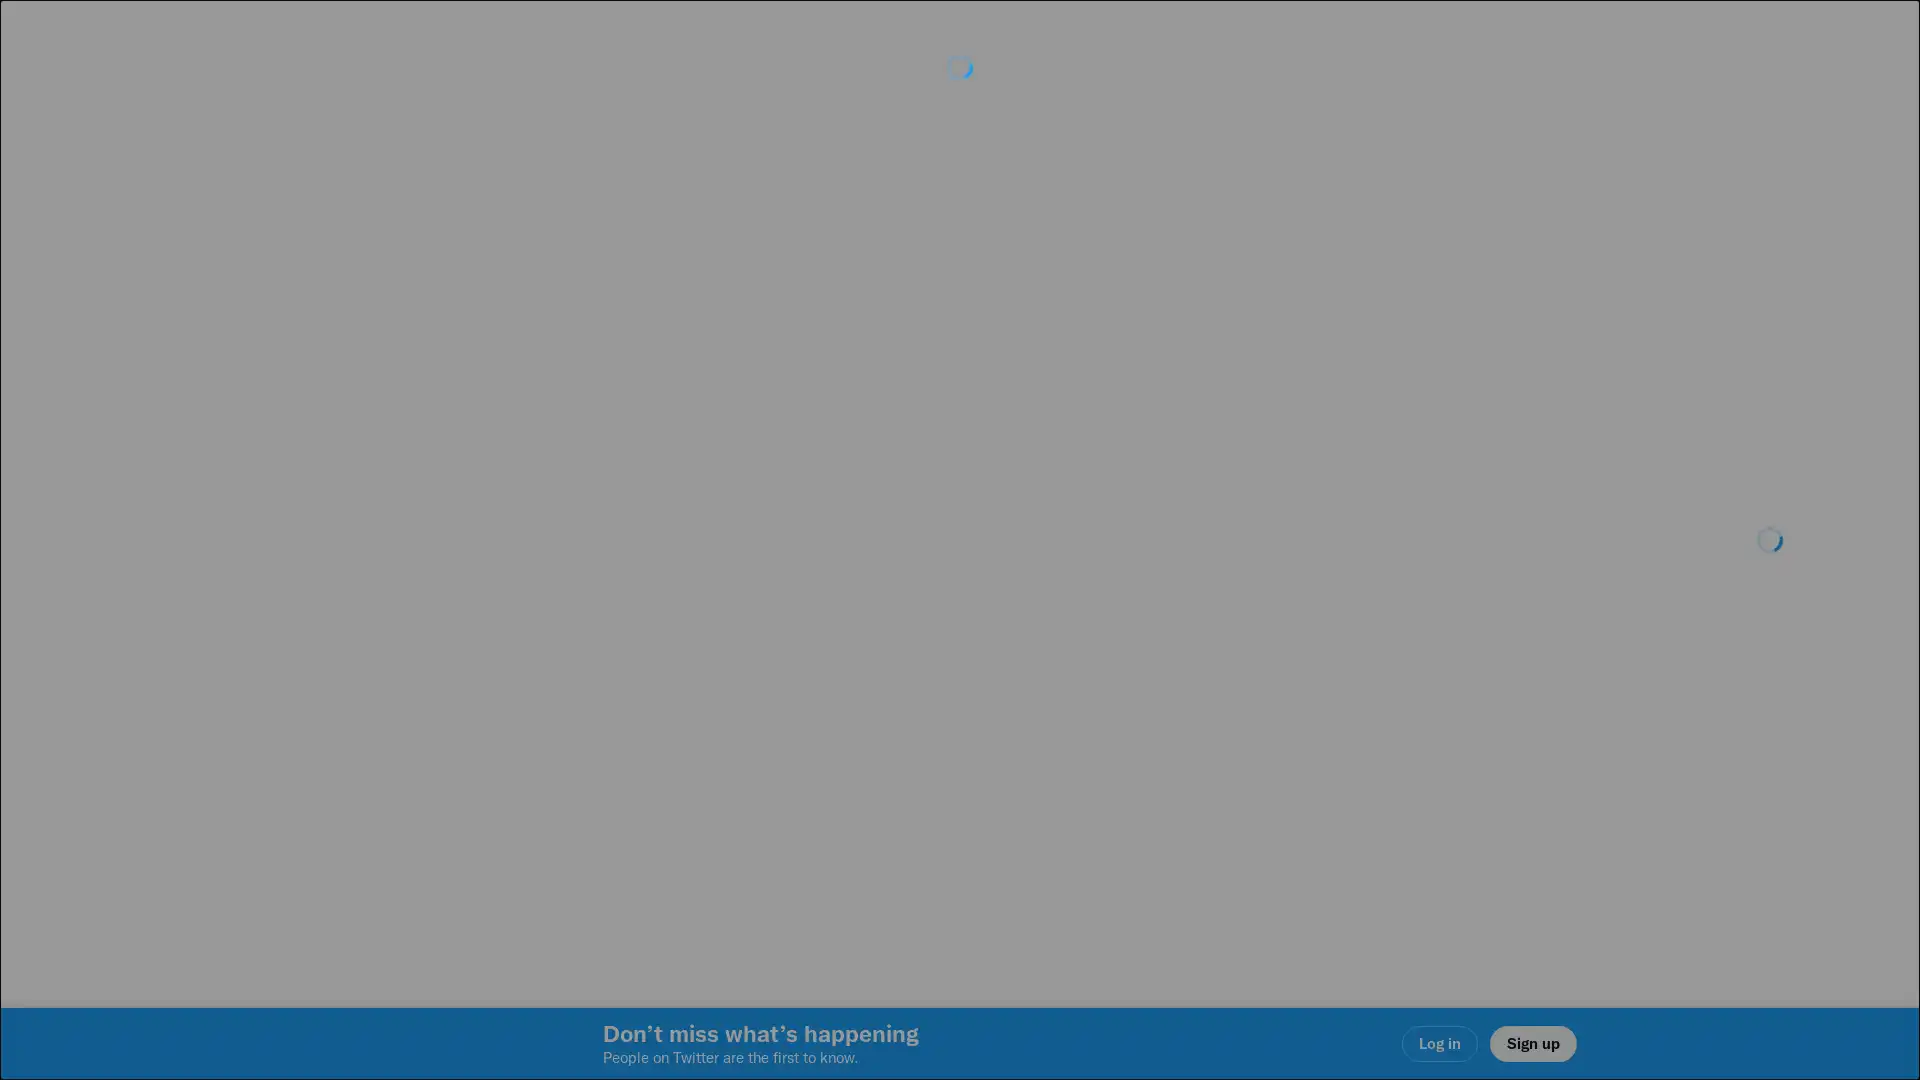 This screenshot has height=1080, width=1920. I want to click on Log in, so click(1200, 681).